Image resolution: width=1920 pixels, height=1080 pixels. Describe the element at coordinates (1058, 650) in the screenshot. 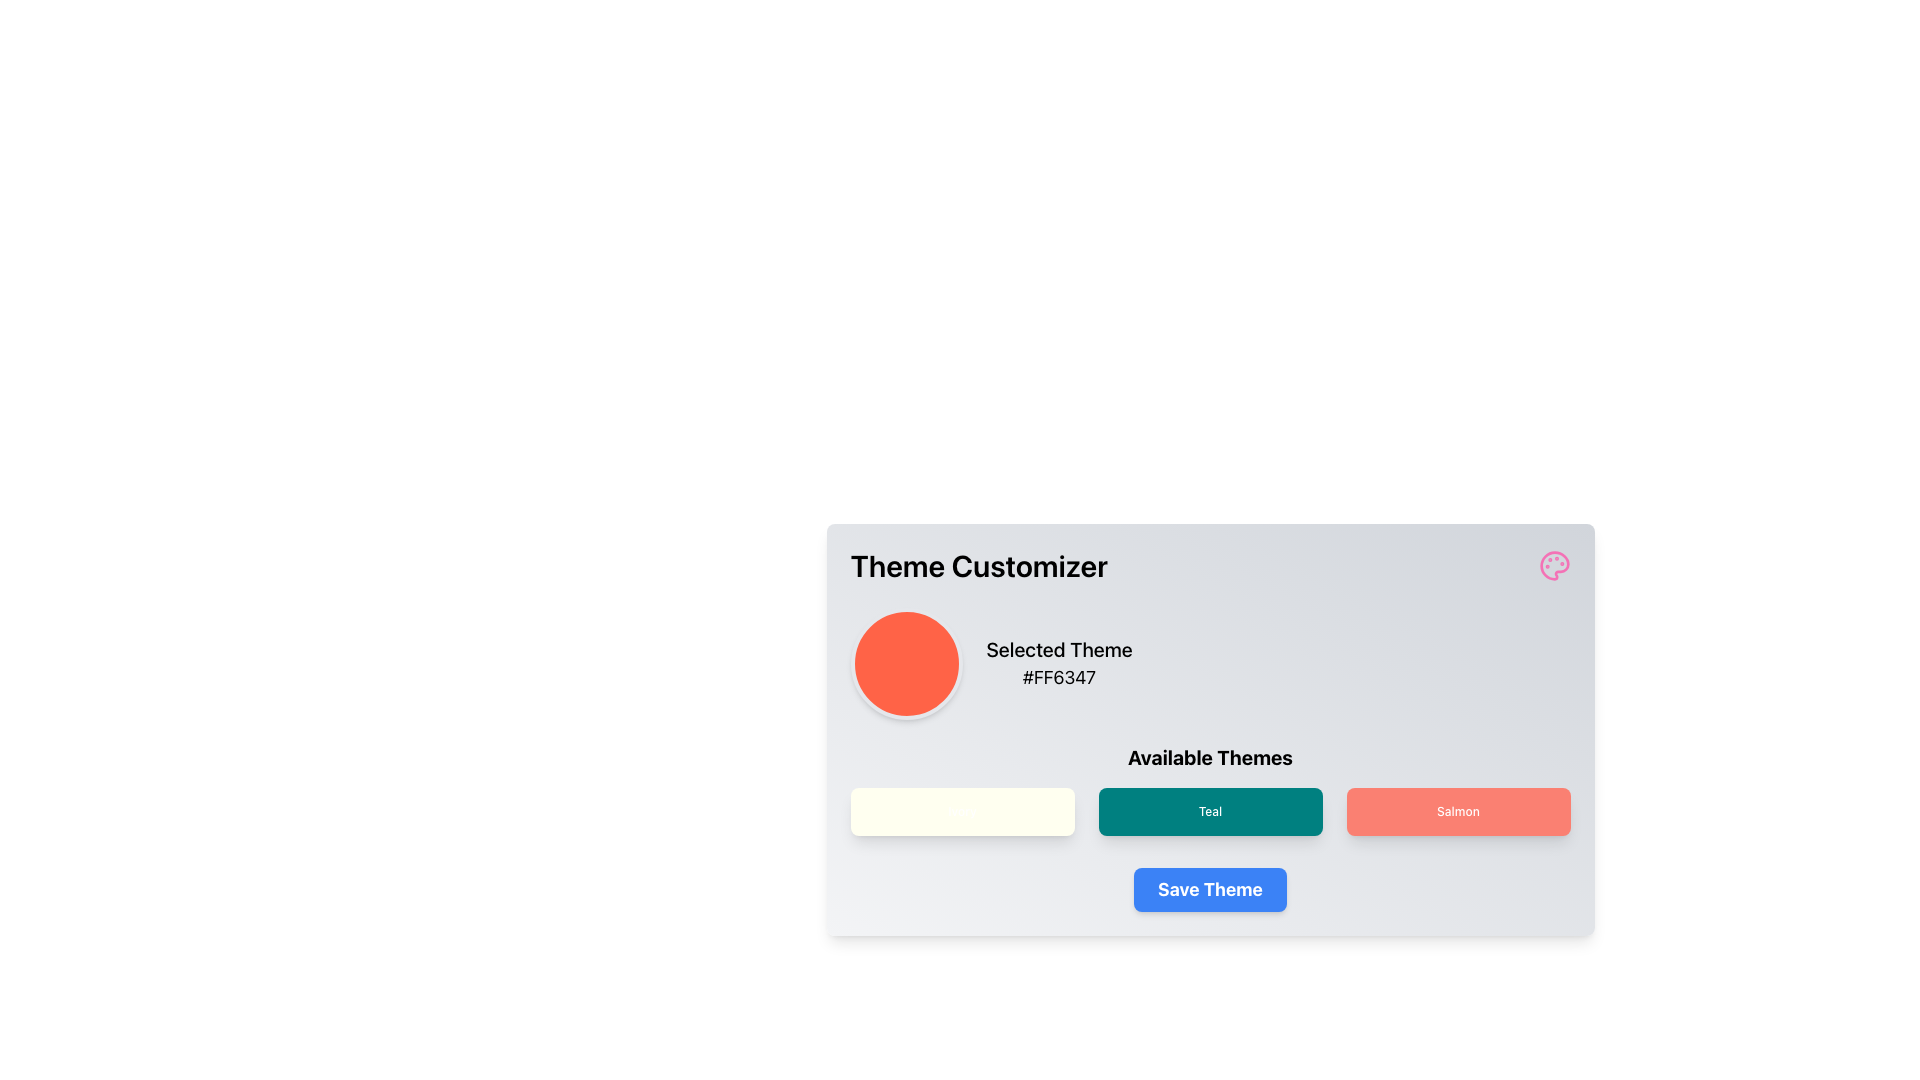

I see `the text label indicating the currently selected theme, which is positioned near the upper-right corner of the color representation circle in the theme customization section` at that location.